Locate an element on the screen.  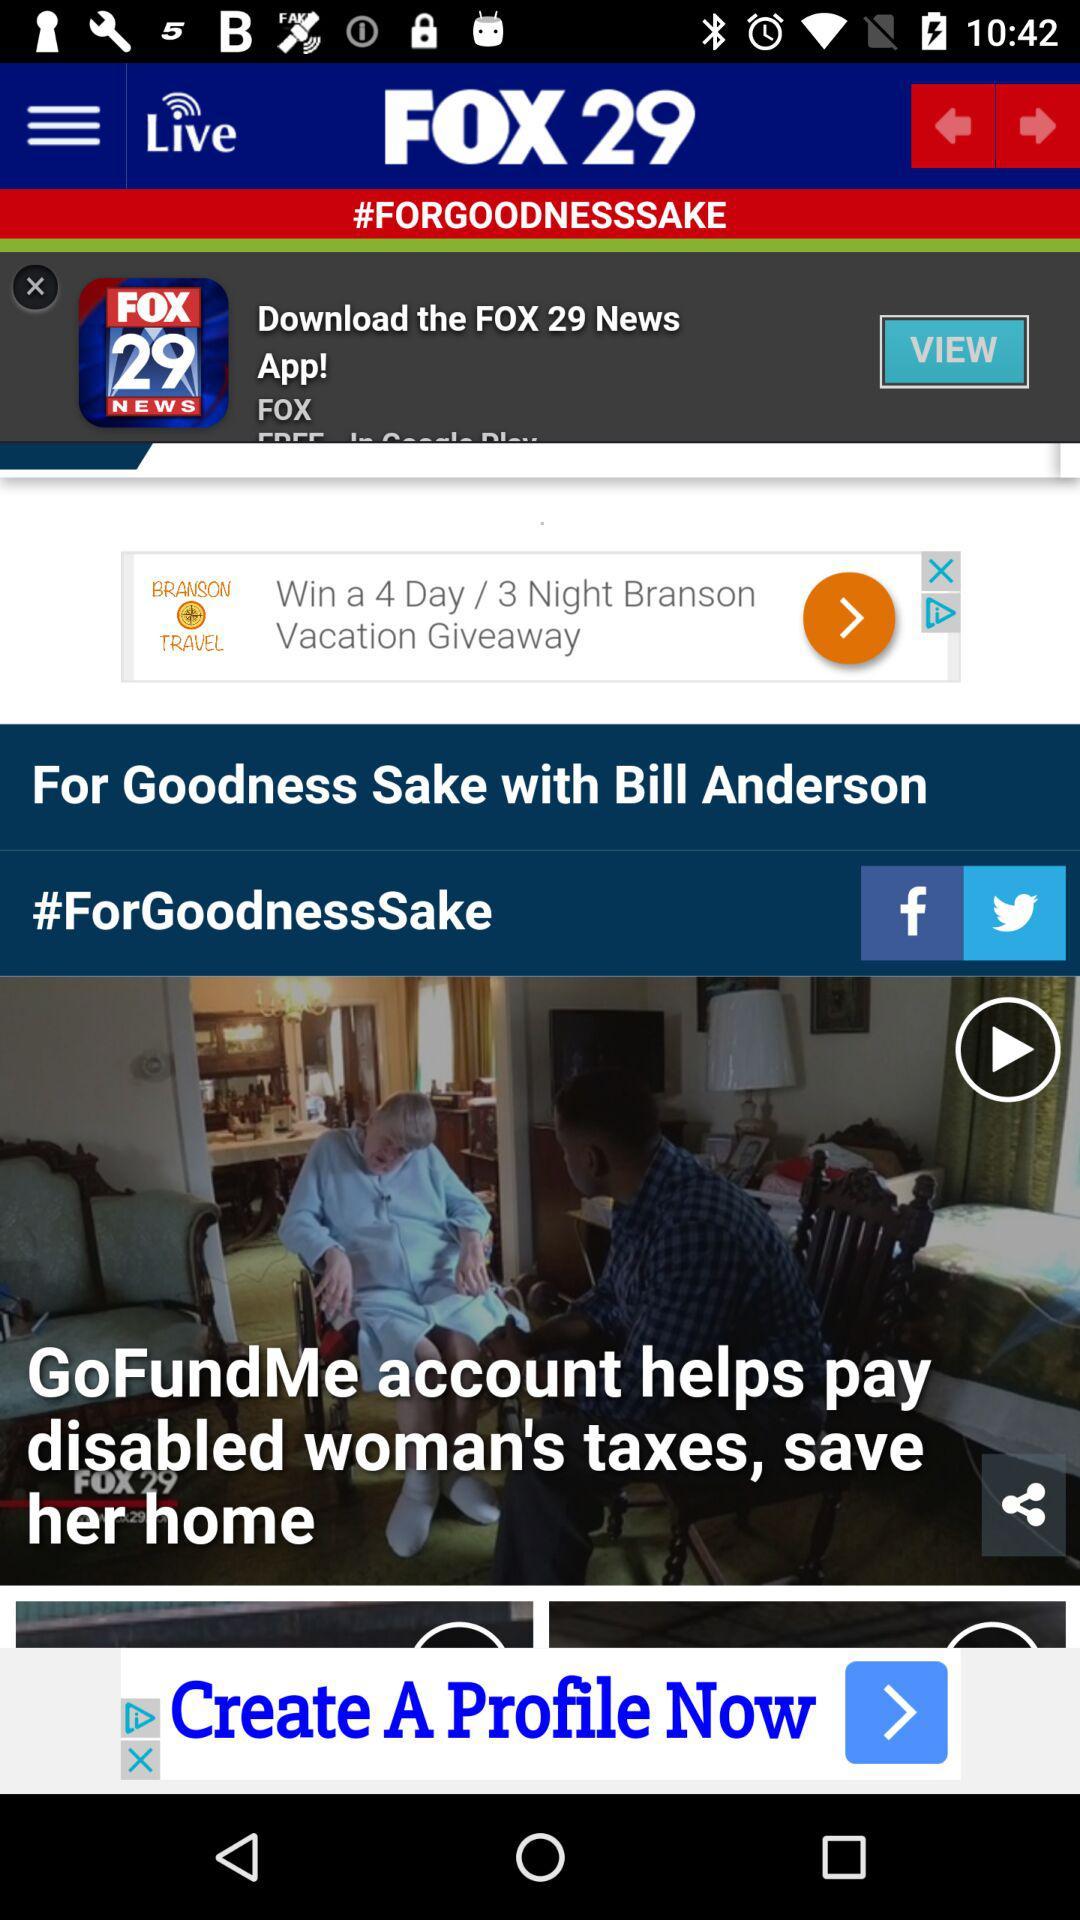
the sliders icon is located at coordinates (540, 124).